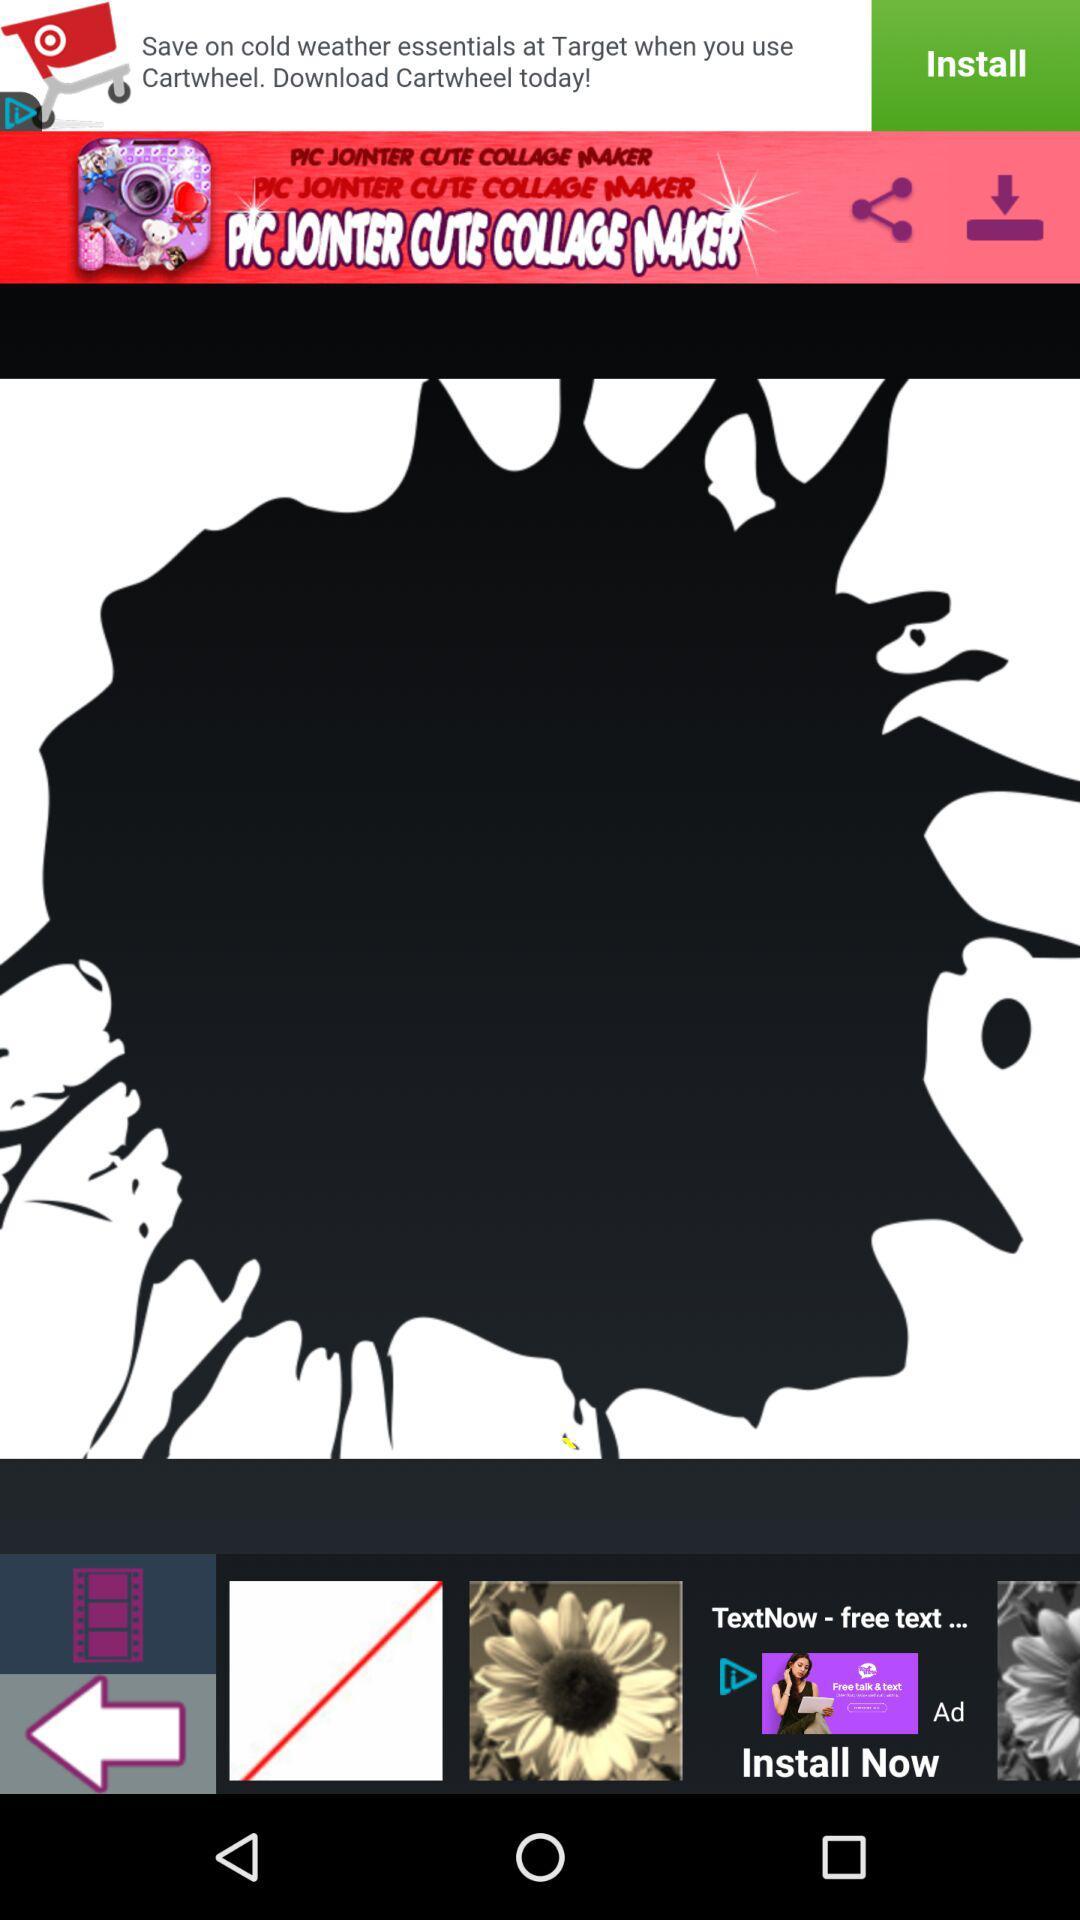 This screenshot has height=1920, width=1080. Describe the element at coordinates (840, 1756) in the screenshot. I see `install now item` at that location.